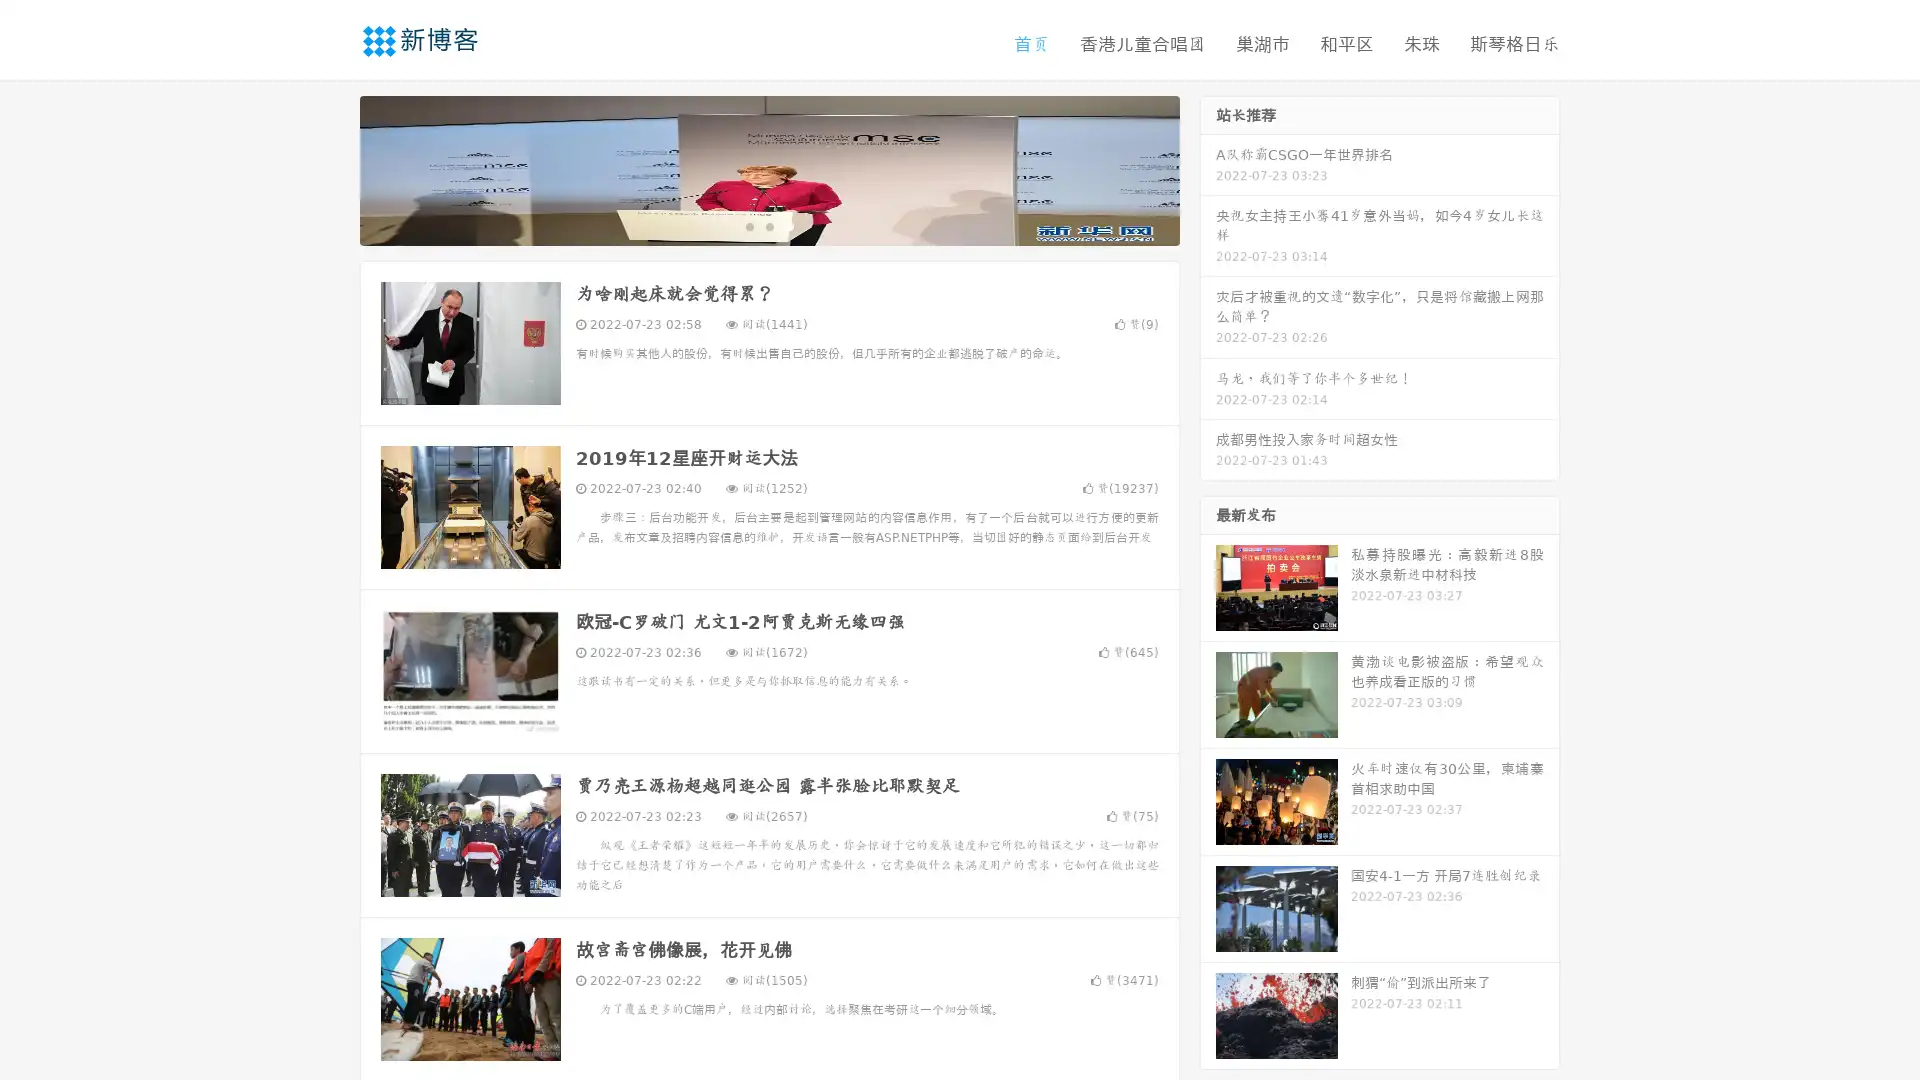  What do you see at coordinates (789, 225) in the screenshot?
I see `Go to slide 3` at bounding box center [789, 225].